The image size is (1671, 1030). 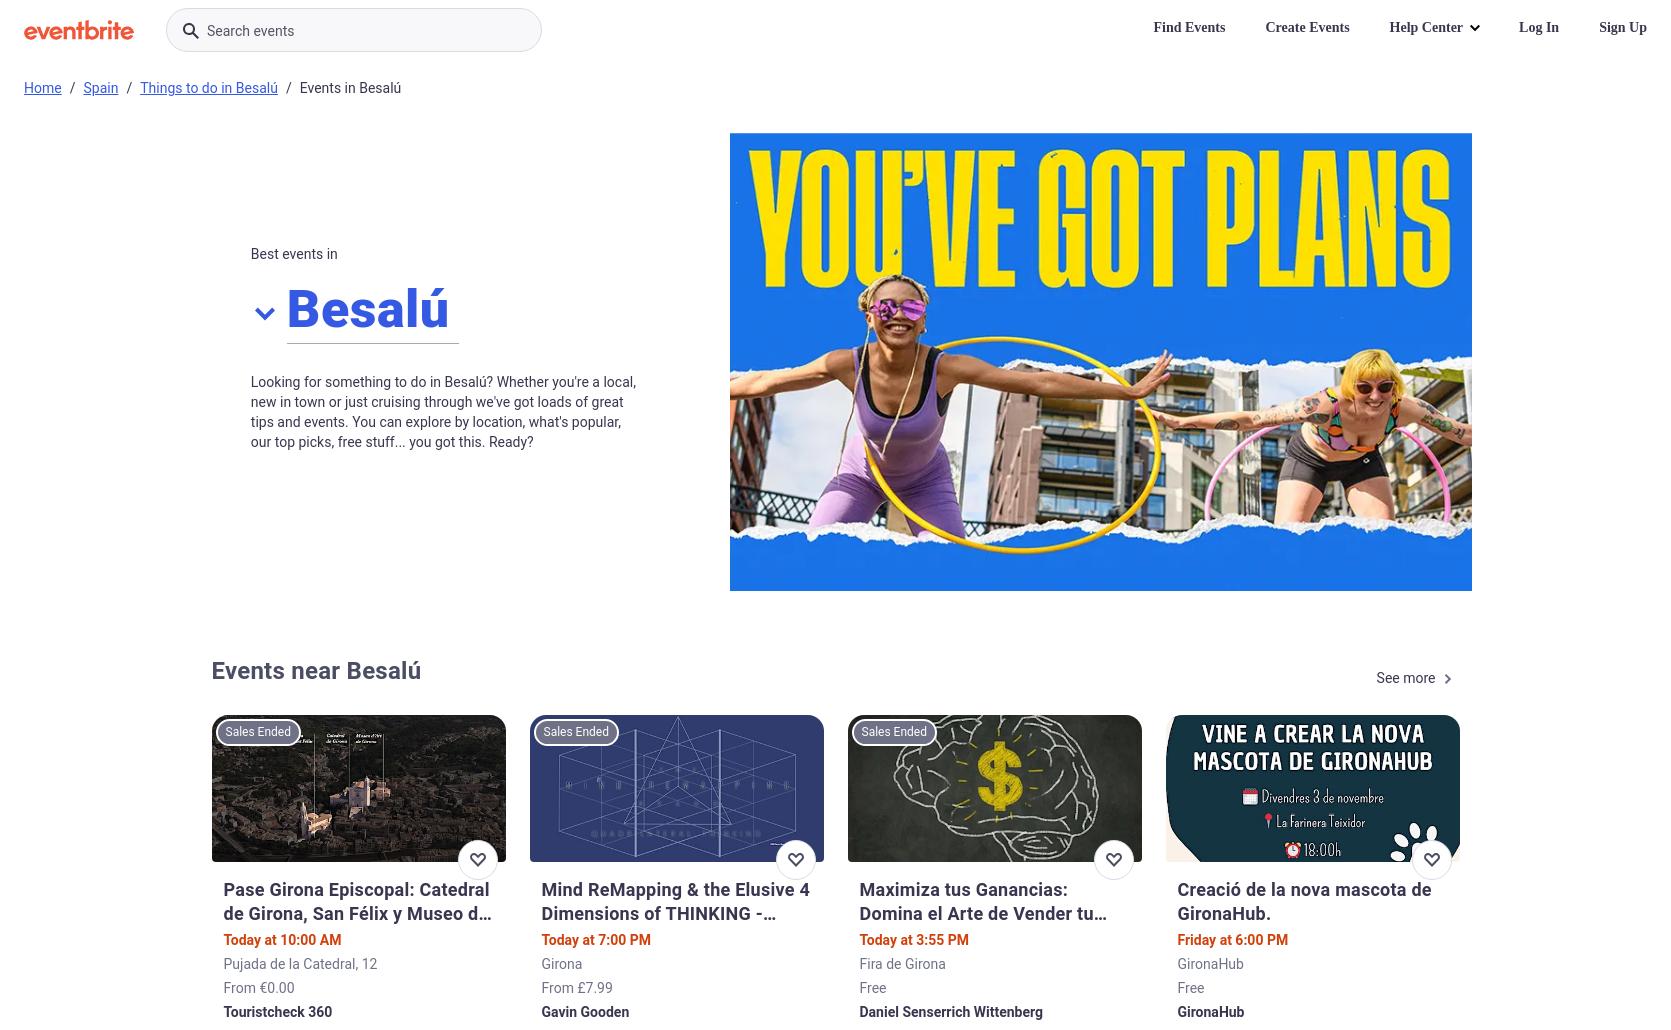 I want to click on 'Events near Besalú', so click(x=314, y=669).